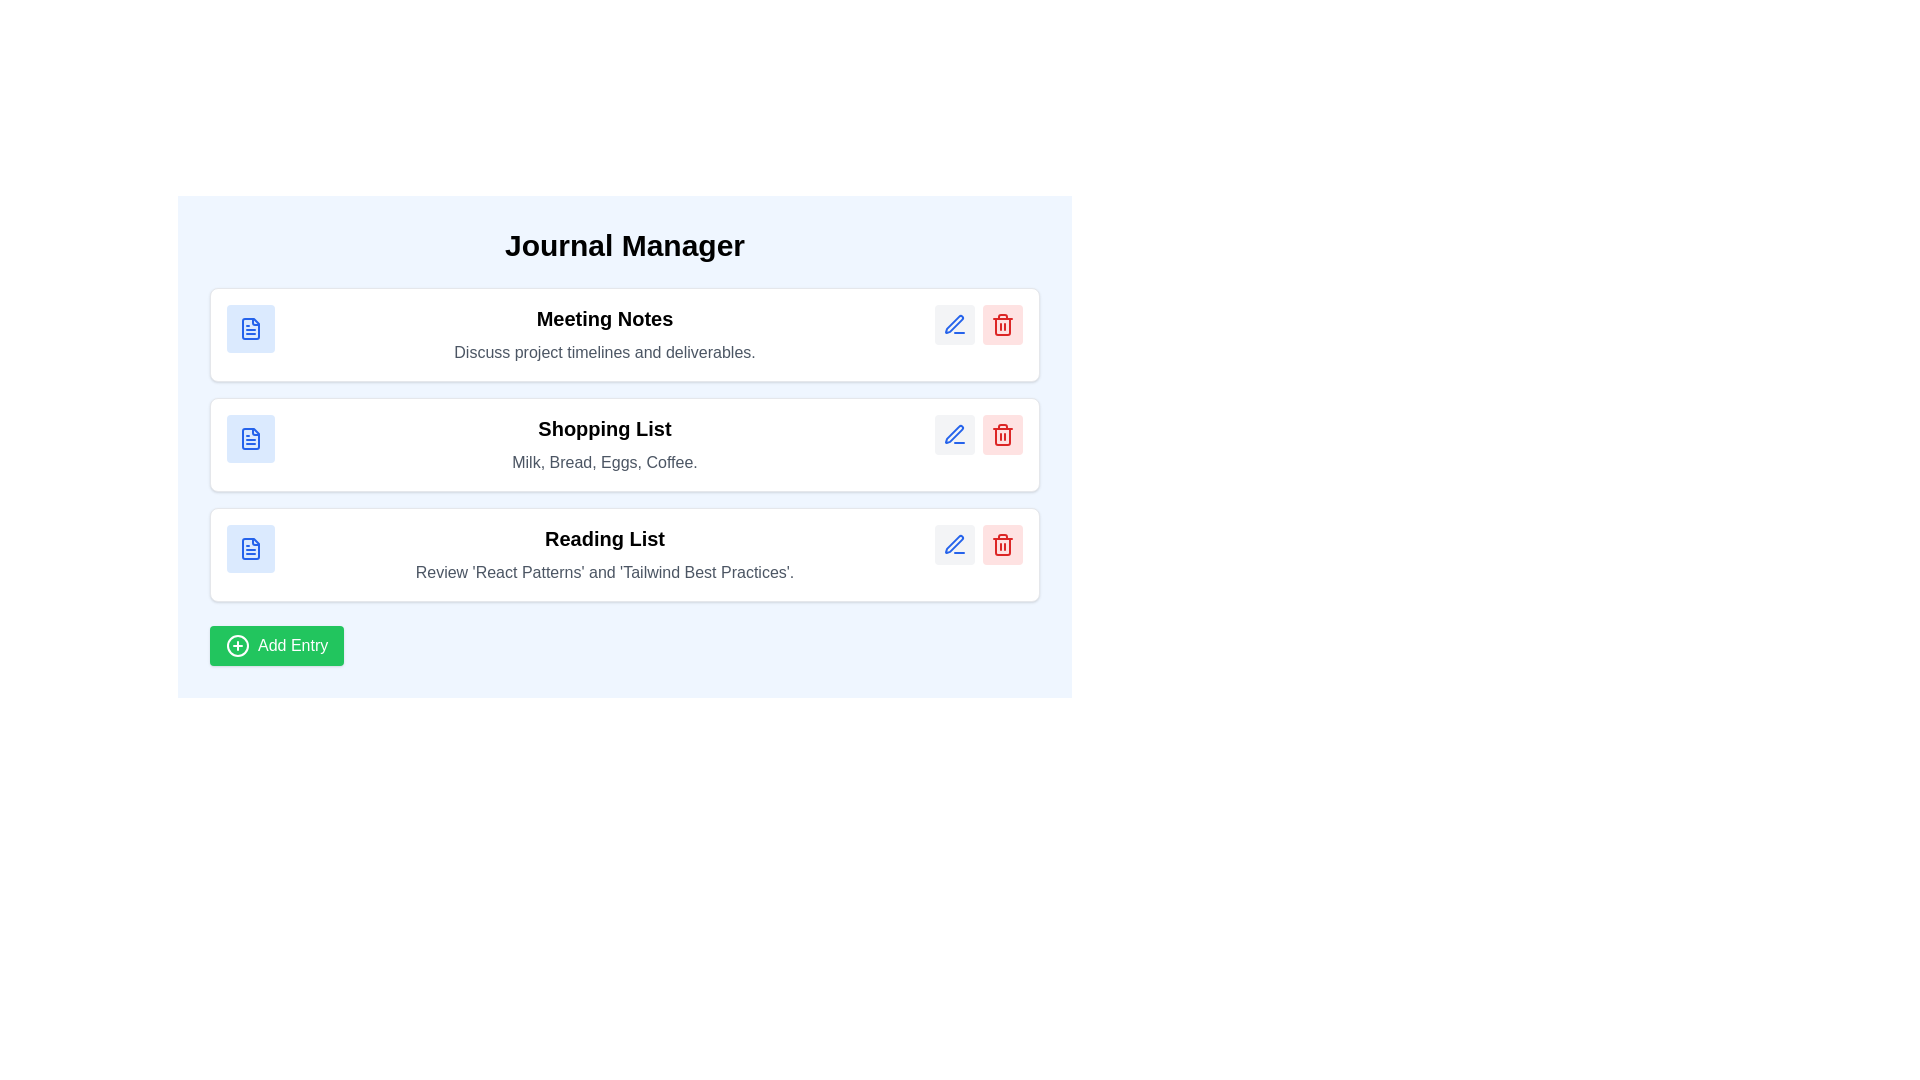  Describe the element at coordinates (249, 327) in the screenshot. I see `the 'Meeting Notes' icon located on the left side of the first row under the 'Journal Manager' heading` at that location.